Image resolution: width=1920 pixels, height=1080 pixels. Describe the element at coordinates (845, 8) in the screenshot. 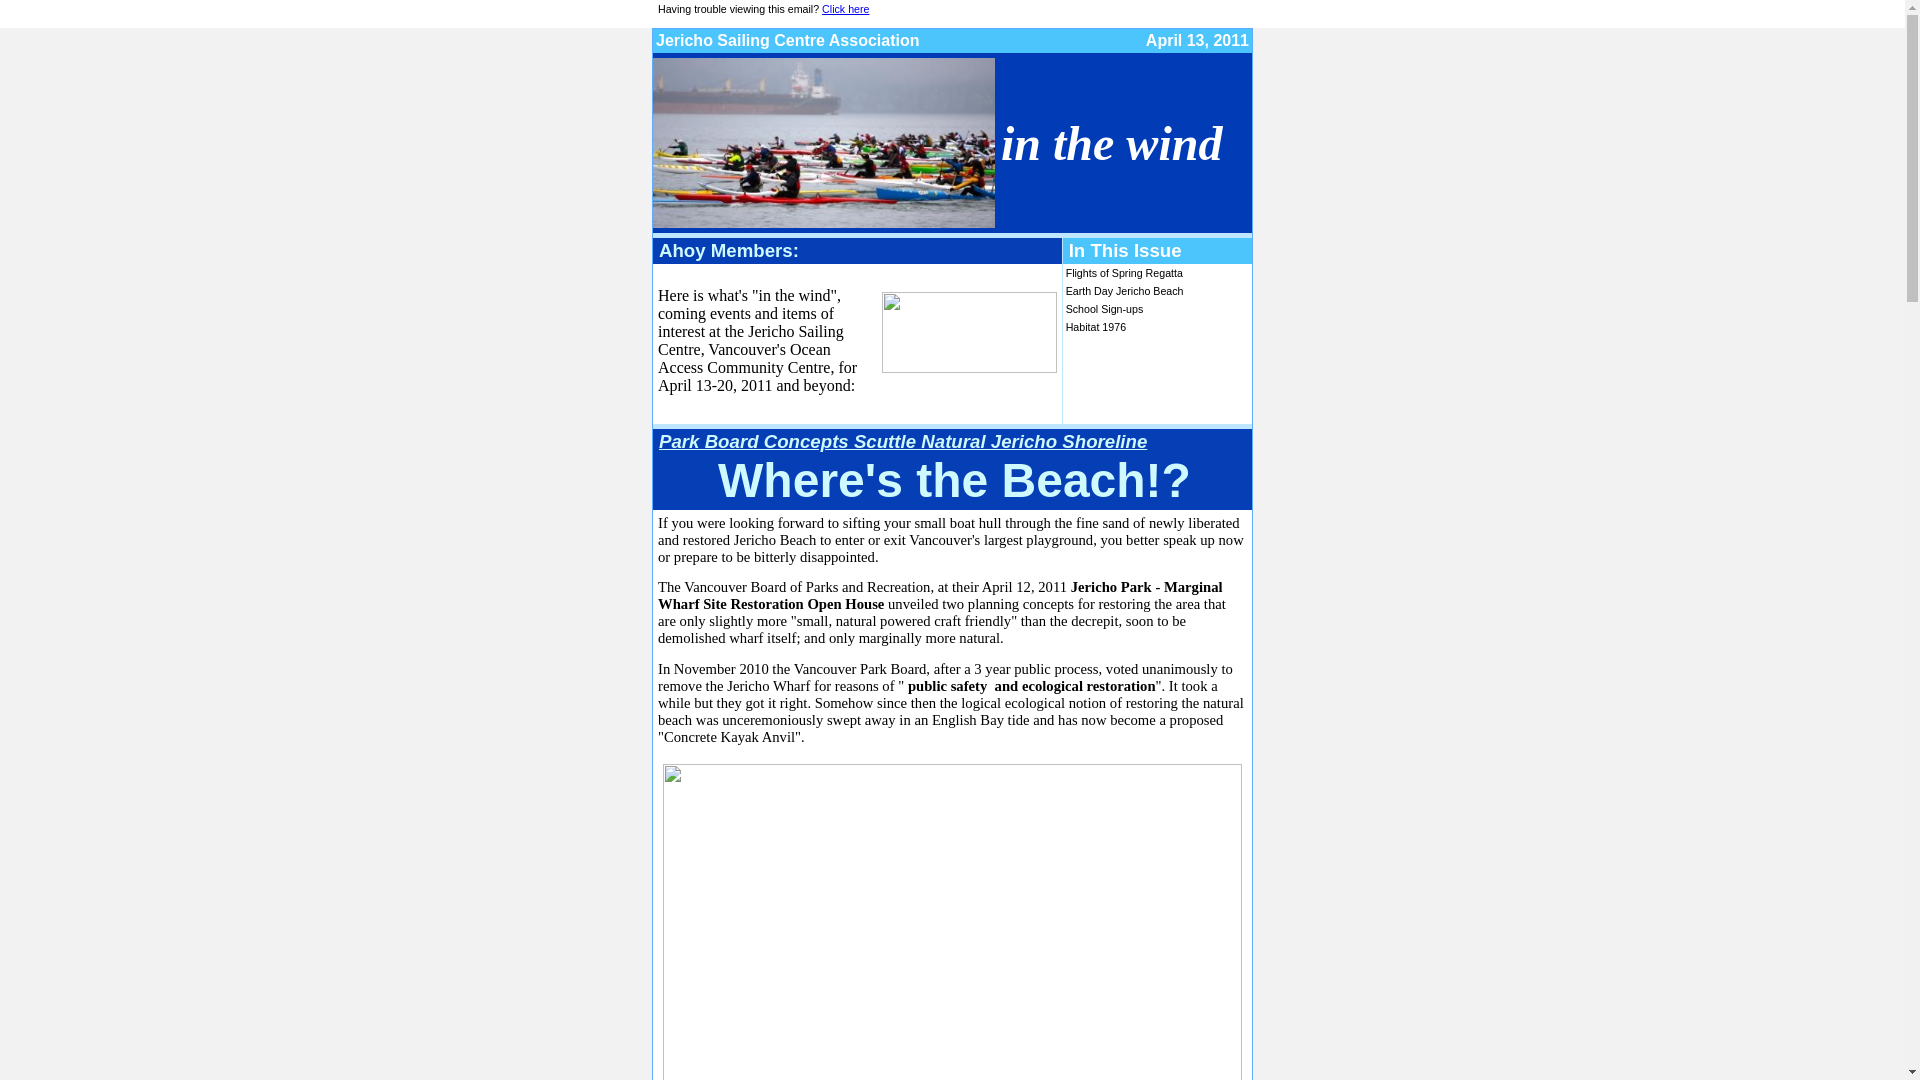

I see `'Click here'` at that location.